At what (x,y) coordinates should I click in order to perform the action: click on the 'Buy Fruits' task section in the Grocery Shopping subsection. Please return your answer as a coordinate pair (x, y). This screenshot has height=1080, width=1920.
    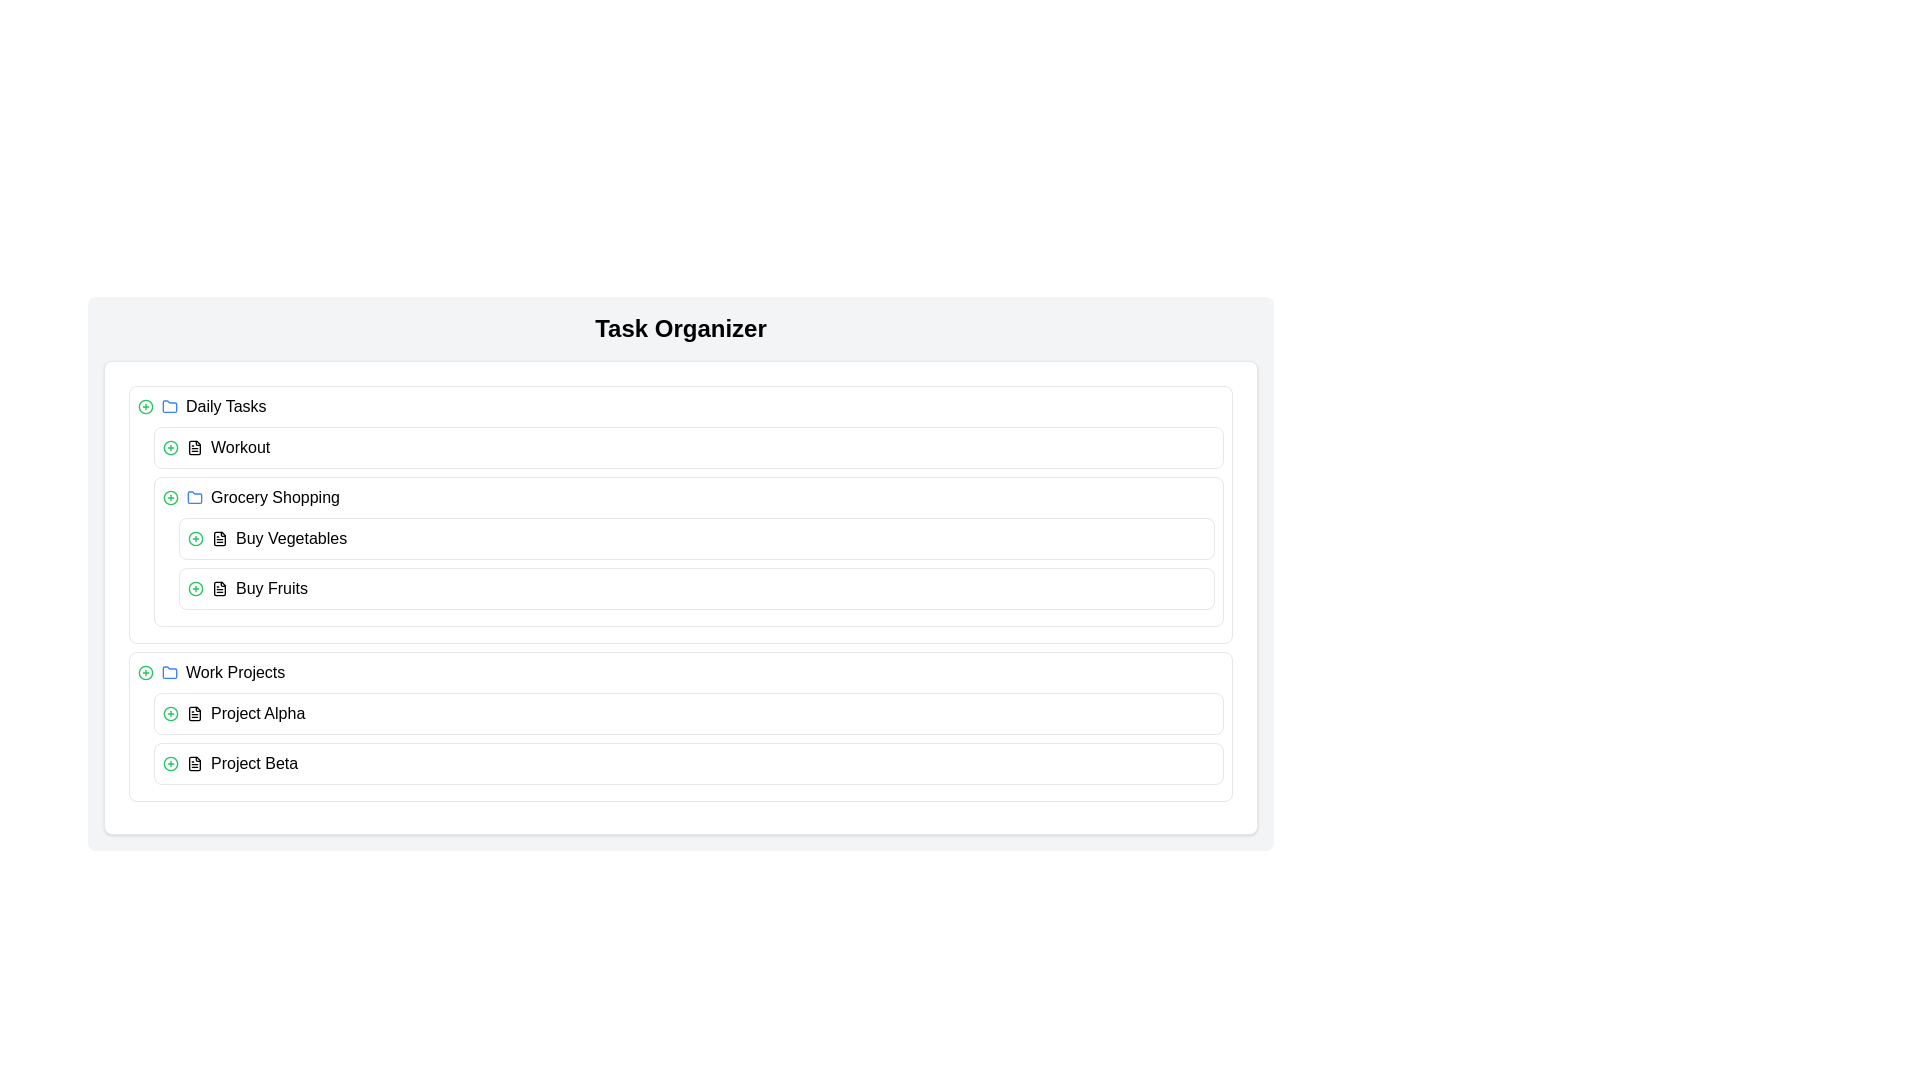
    Looking at the image, I should click on (696, 588).